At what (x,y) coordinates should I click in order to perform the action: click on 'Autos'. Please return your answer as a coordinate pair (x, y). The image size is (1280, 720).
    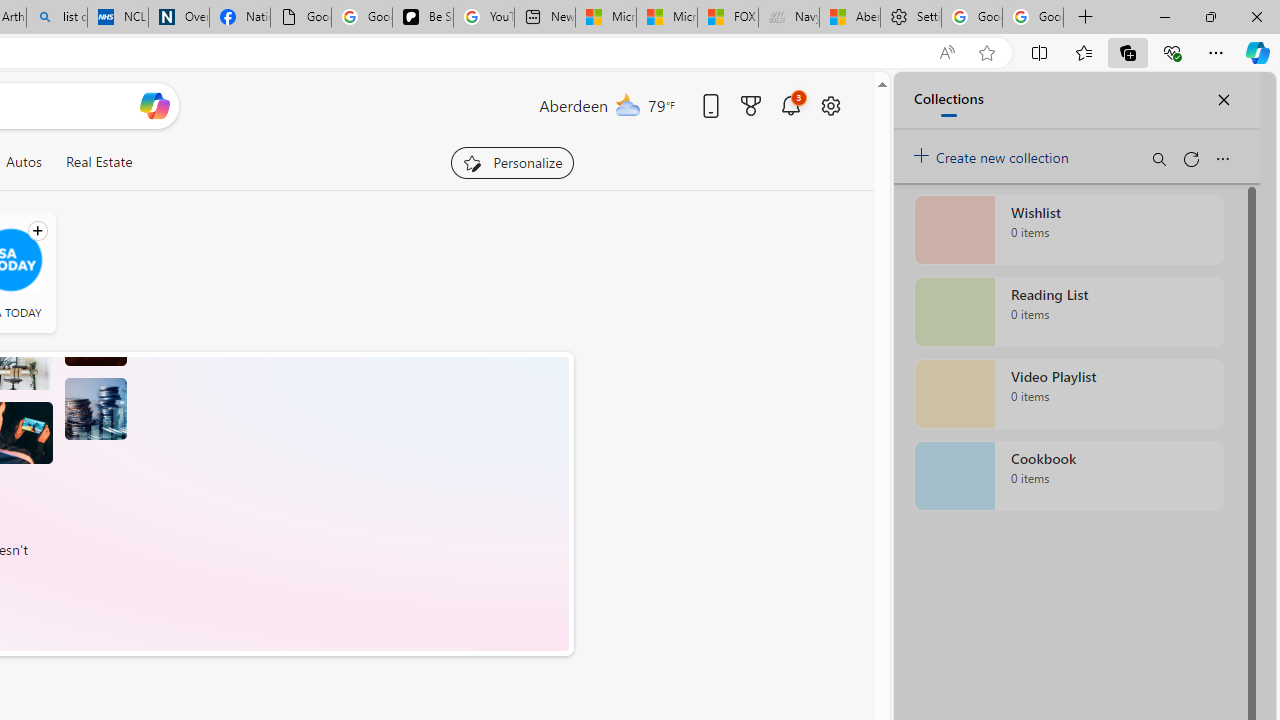
    Looking at the image, I should click on (23, 161).